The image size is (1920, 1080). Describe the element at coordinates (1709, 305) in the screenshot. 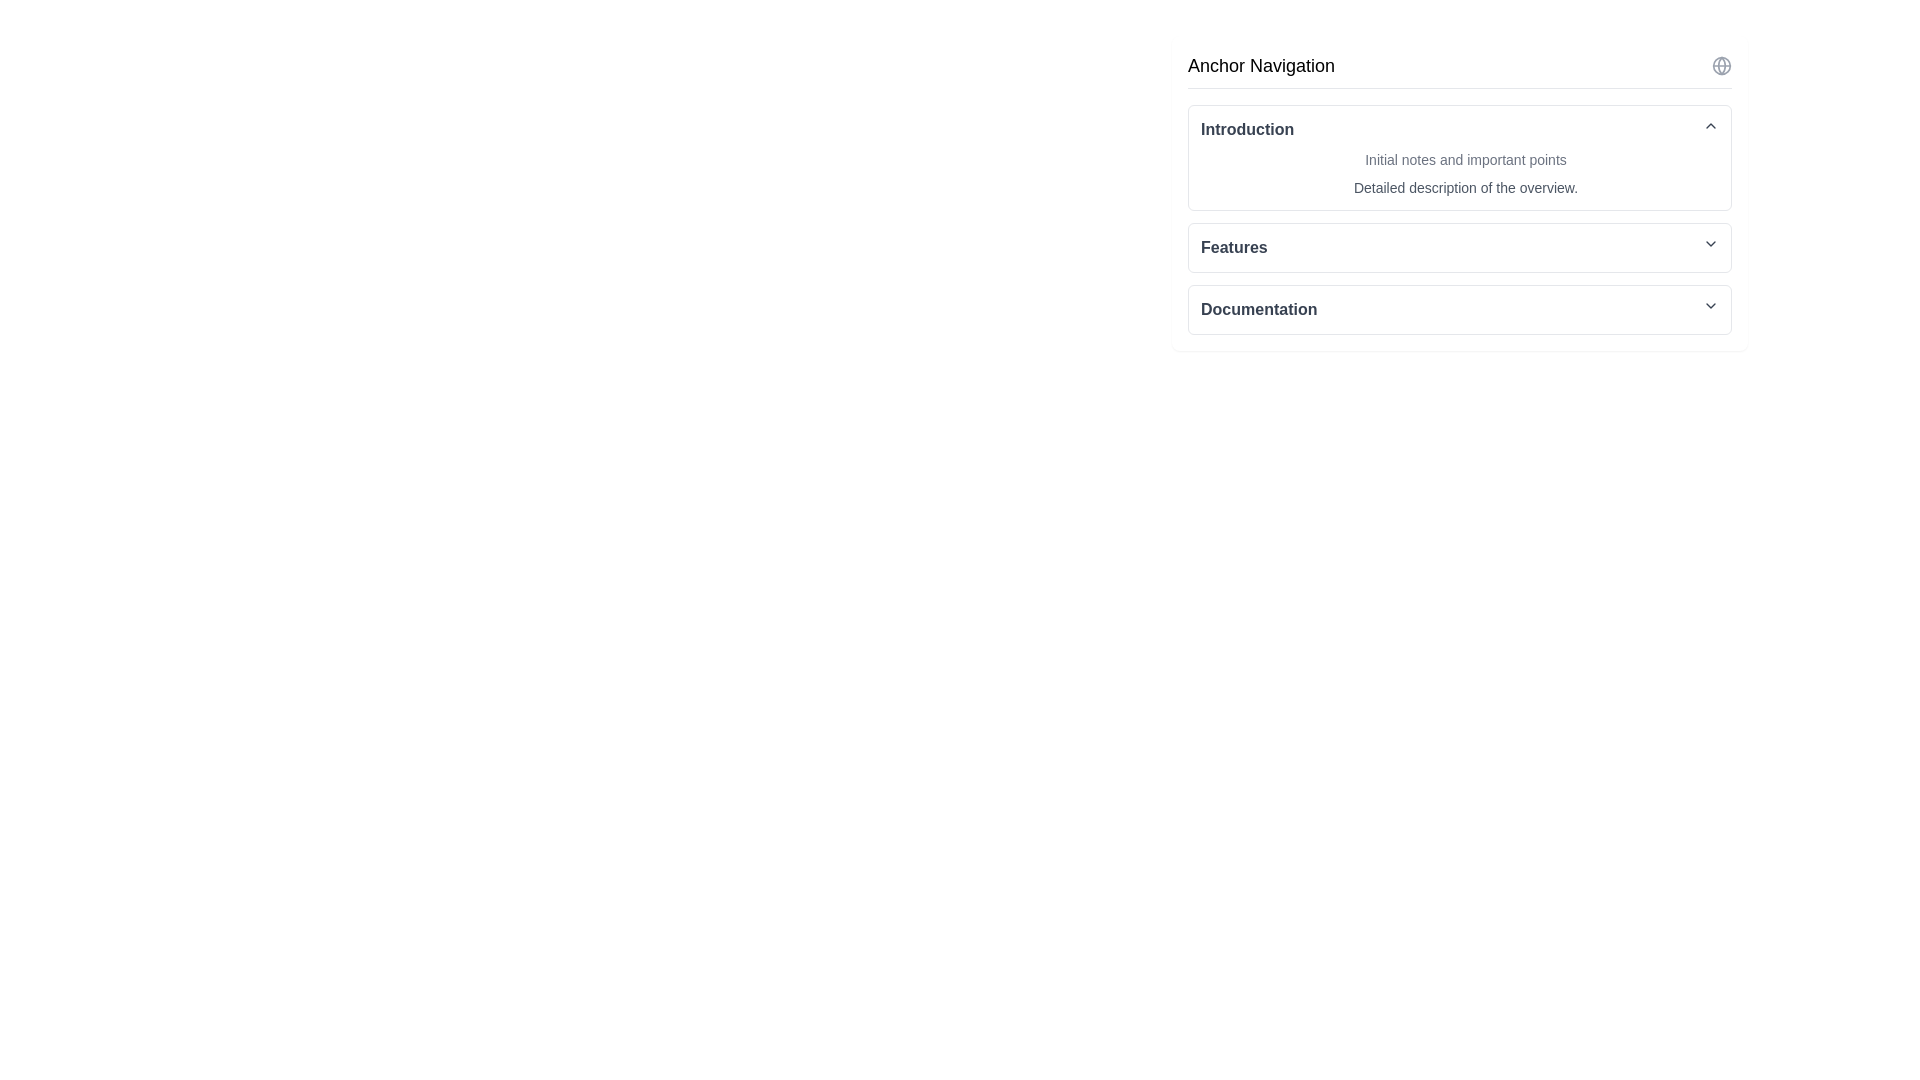

I see `the downward-facing chevron icon located at the rightmost side of the 'Documentation' row` at that location.